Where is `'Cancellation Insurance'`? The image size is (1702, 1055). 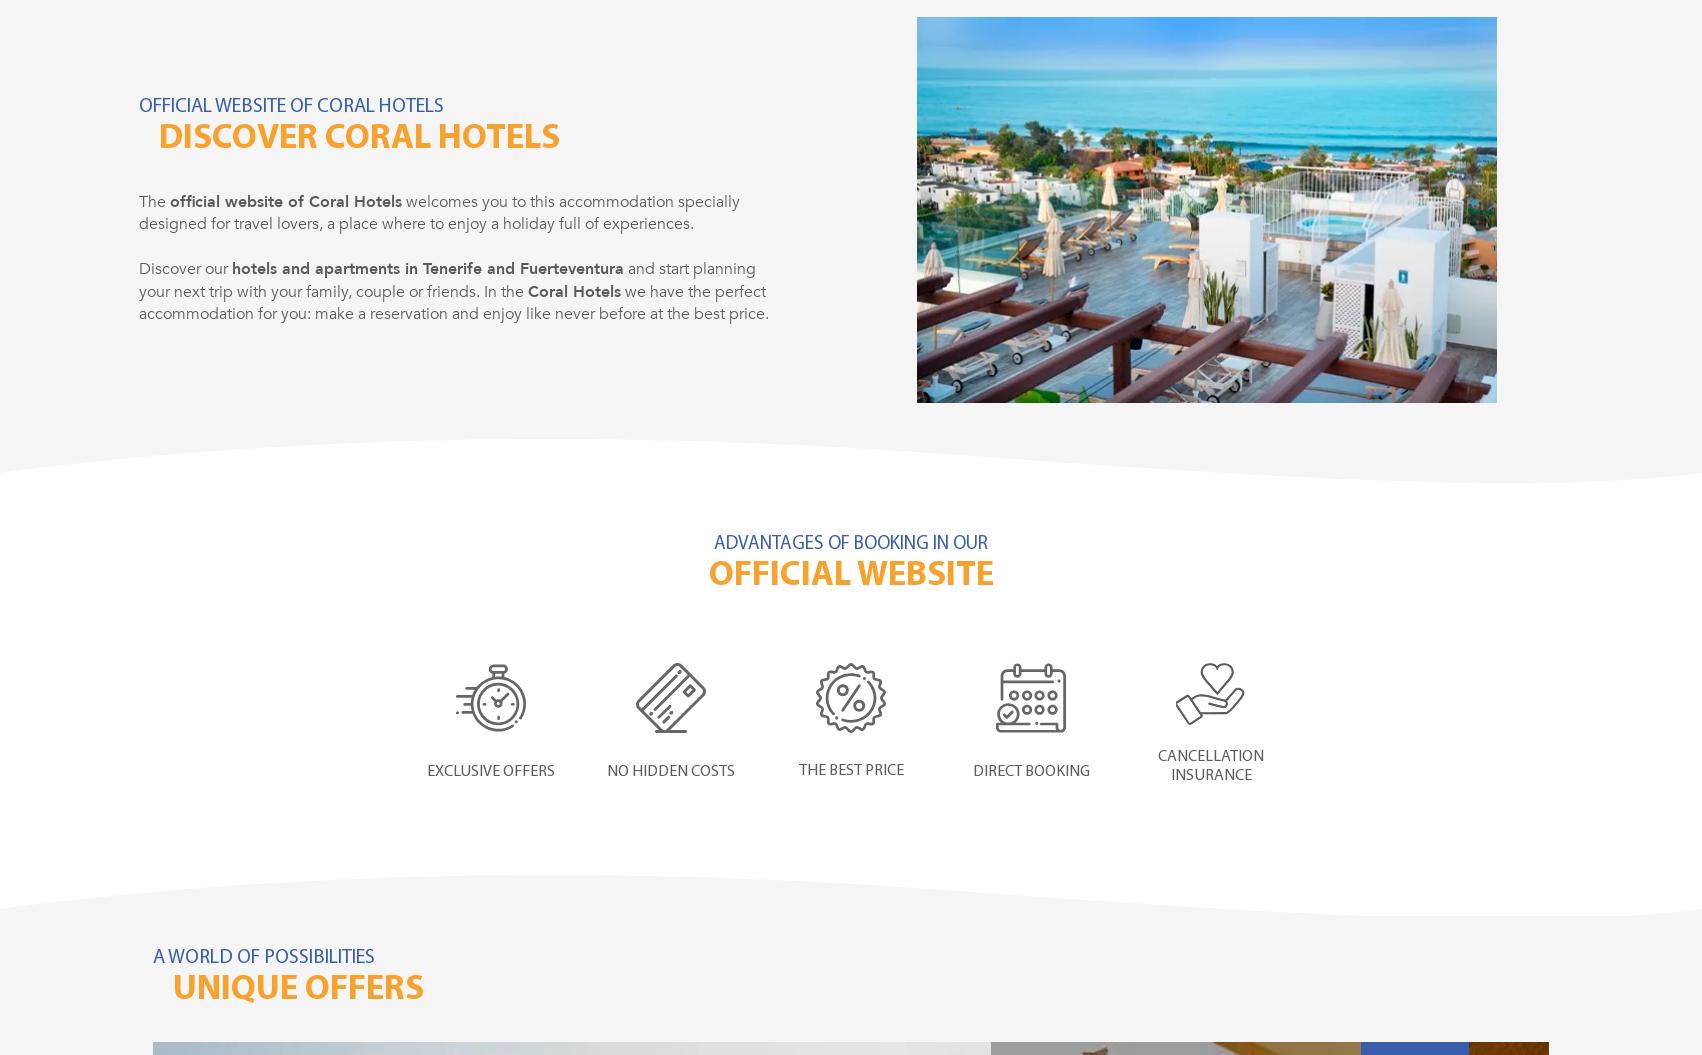 'Cancellation Insurance' is located at coordinates (1210, 765).